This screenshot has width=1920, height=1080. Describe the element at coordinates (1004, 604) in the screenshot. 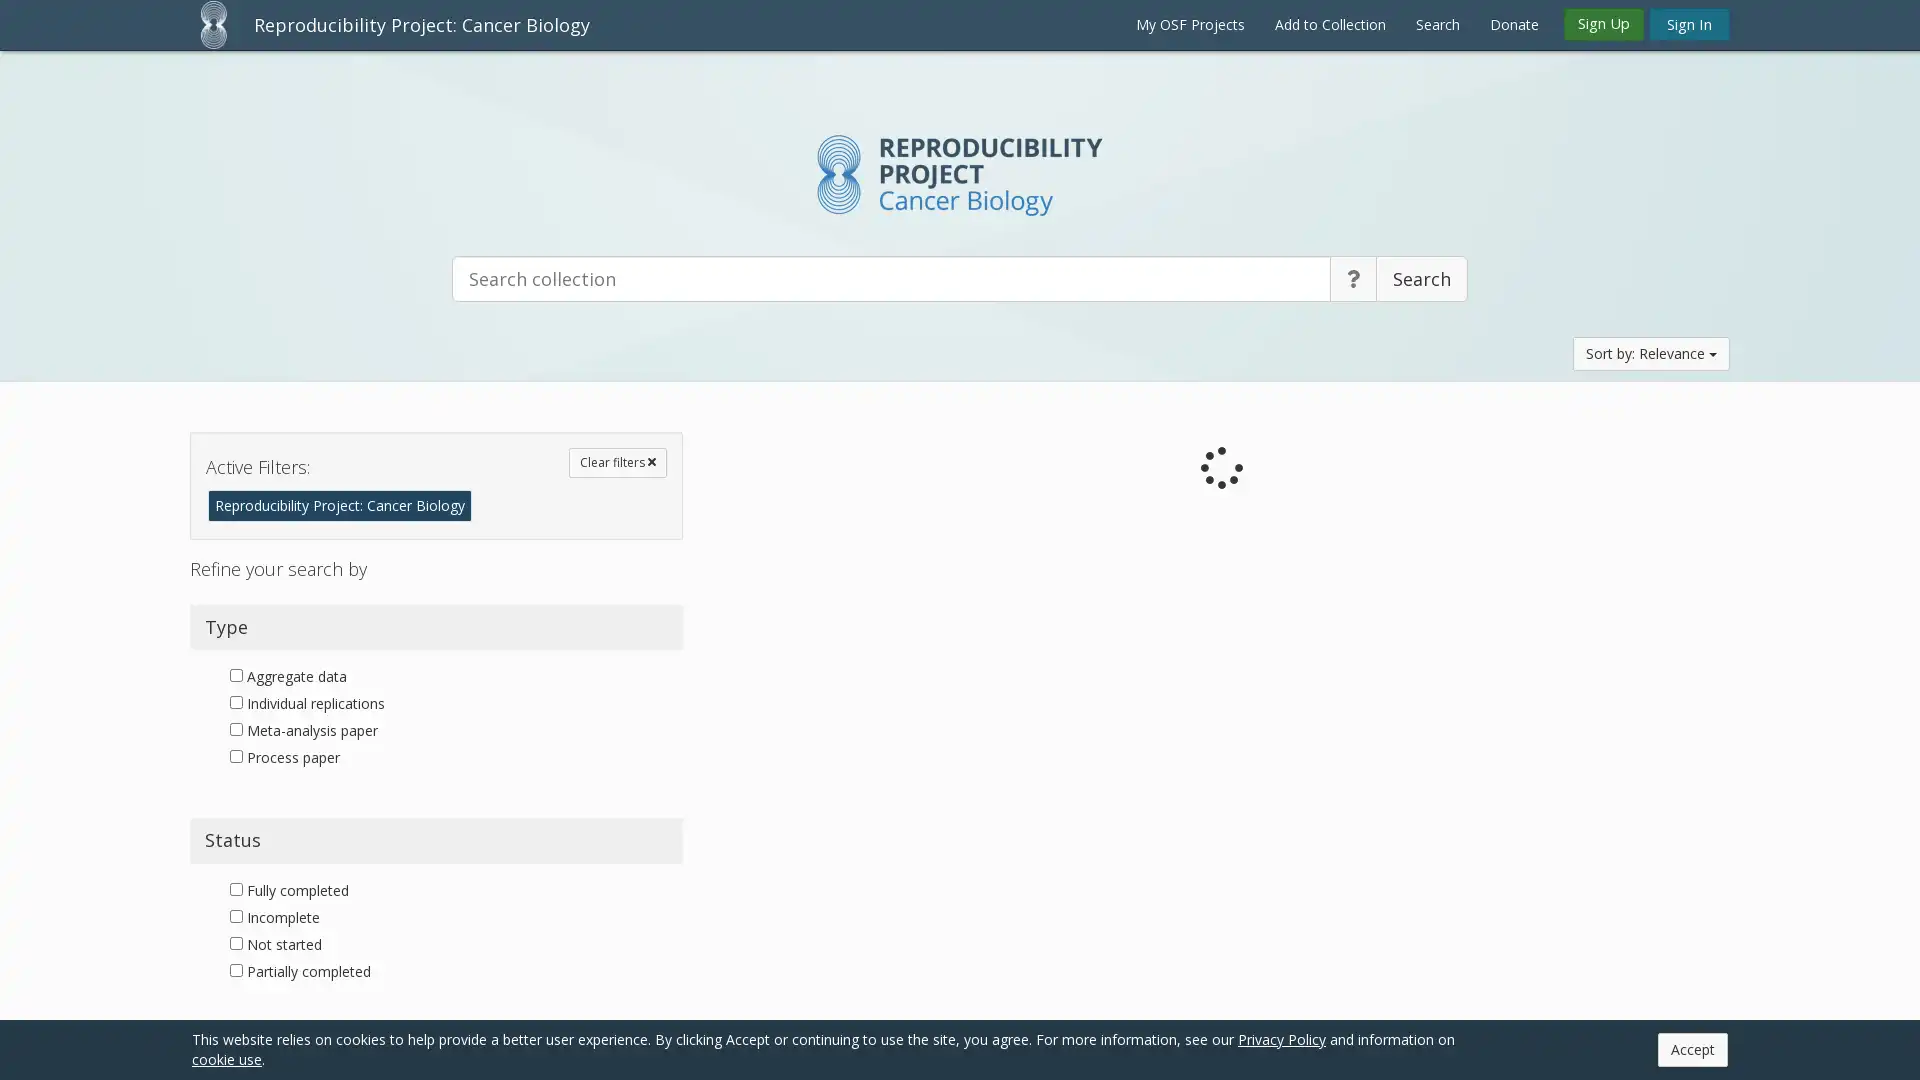

I see `| Status: Incomplete` at that location.